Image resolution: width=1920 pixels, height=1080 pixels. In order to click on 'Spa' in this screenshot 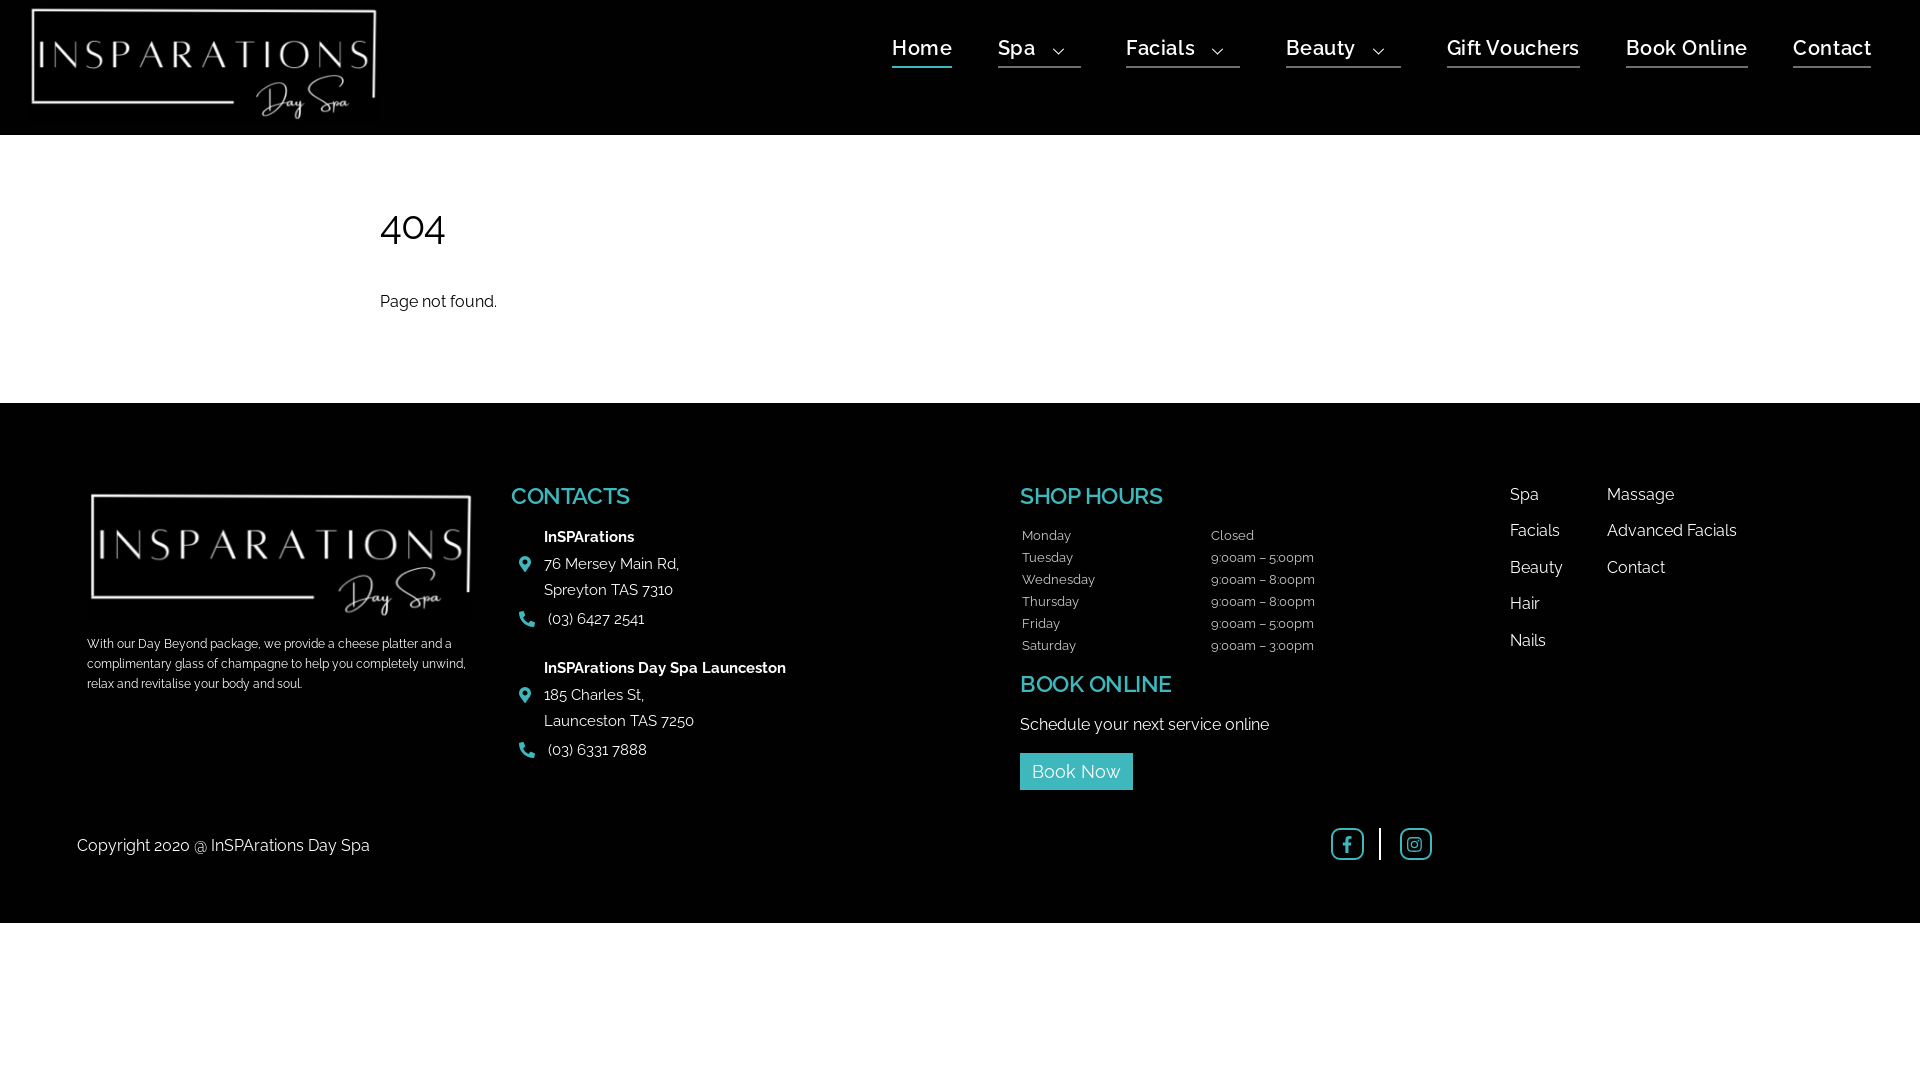, I will do `click(1556, 494)`.